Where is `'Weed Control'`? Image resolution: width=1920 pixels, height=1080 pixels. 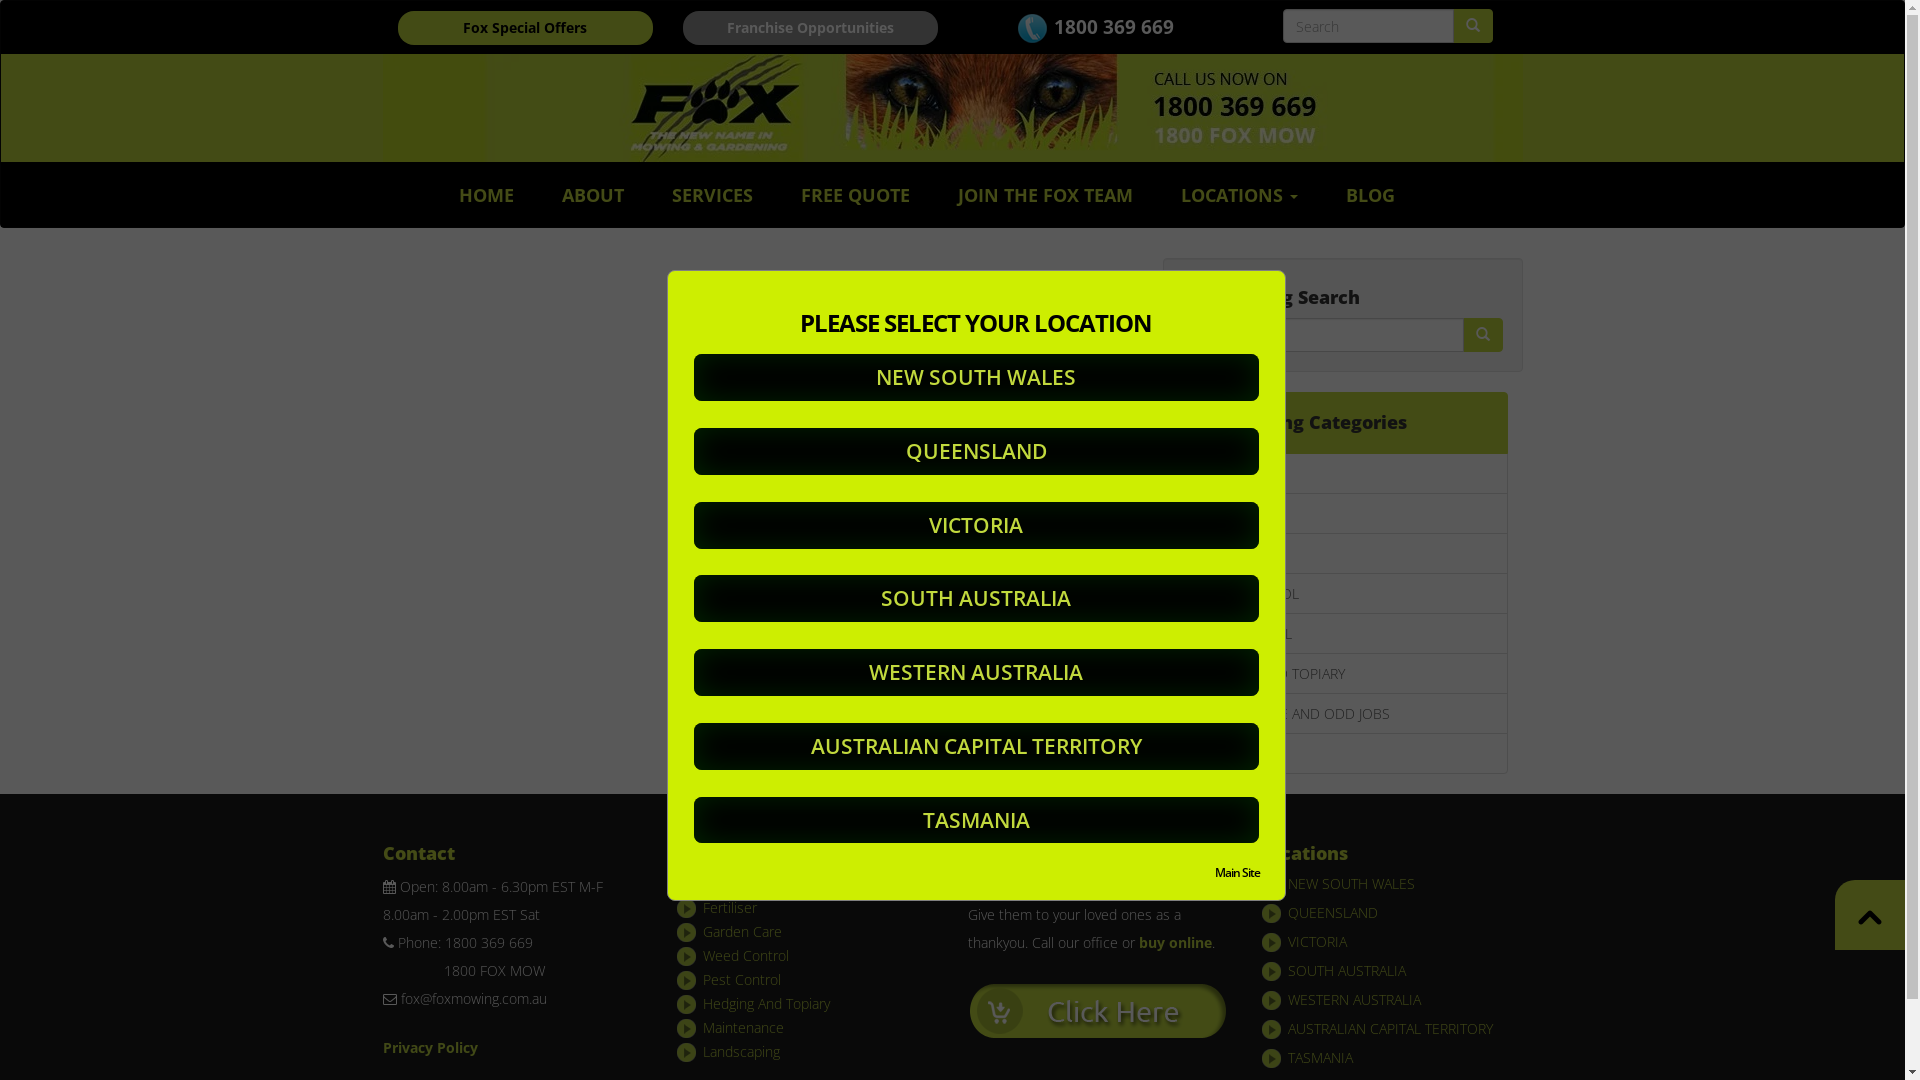
'Weed Control' is located at coordinates (744, 954).